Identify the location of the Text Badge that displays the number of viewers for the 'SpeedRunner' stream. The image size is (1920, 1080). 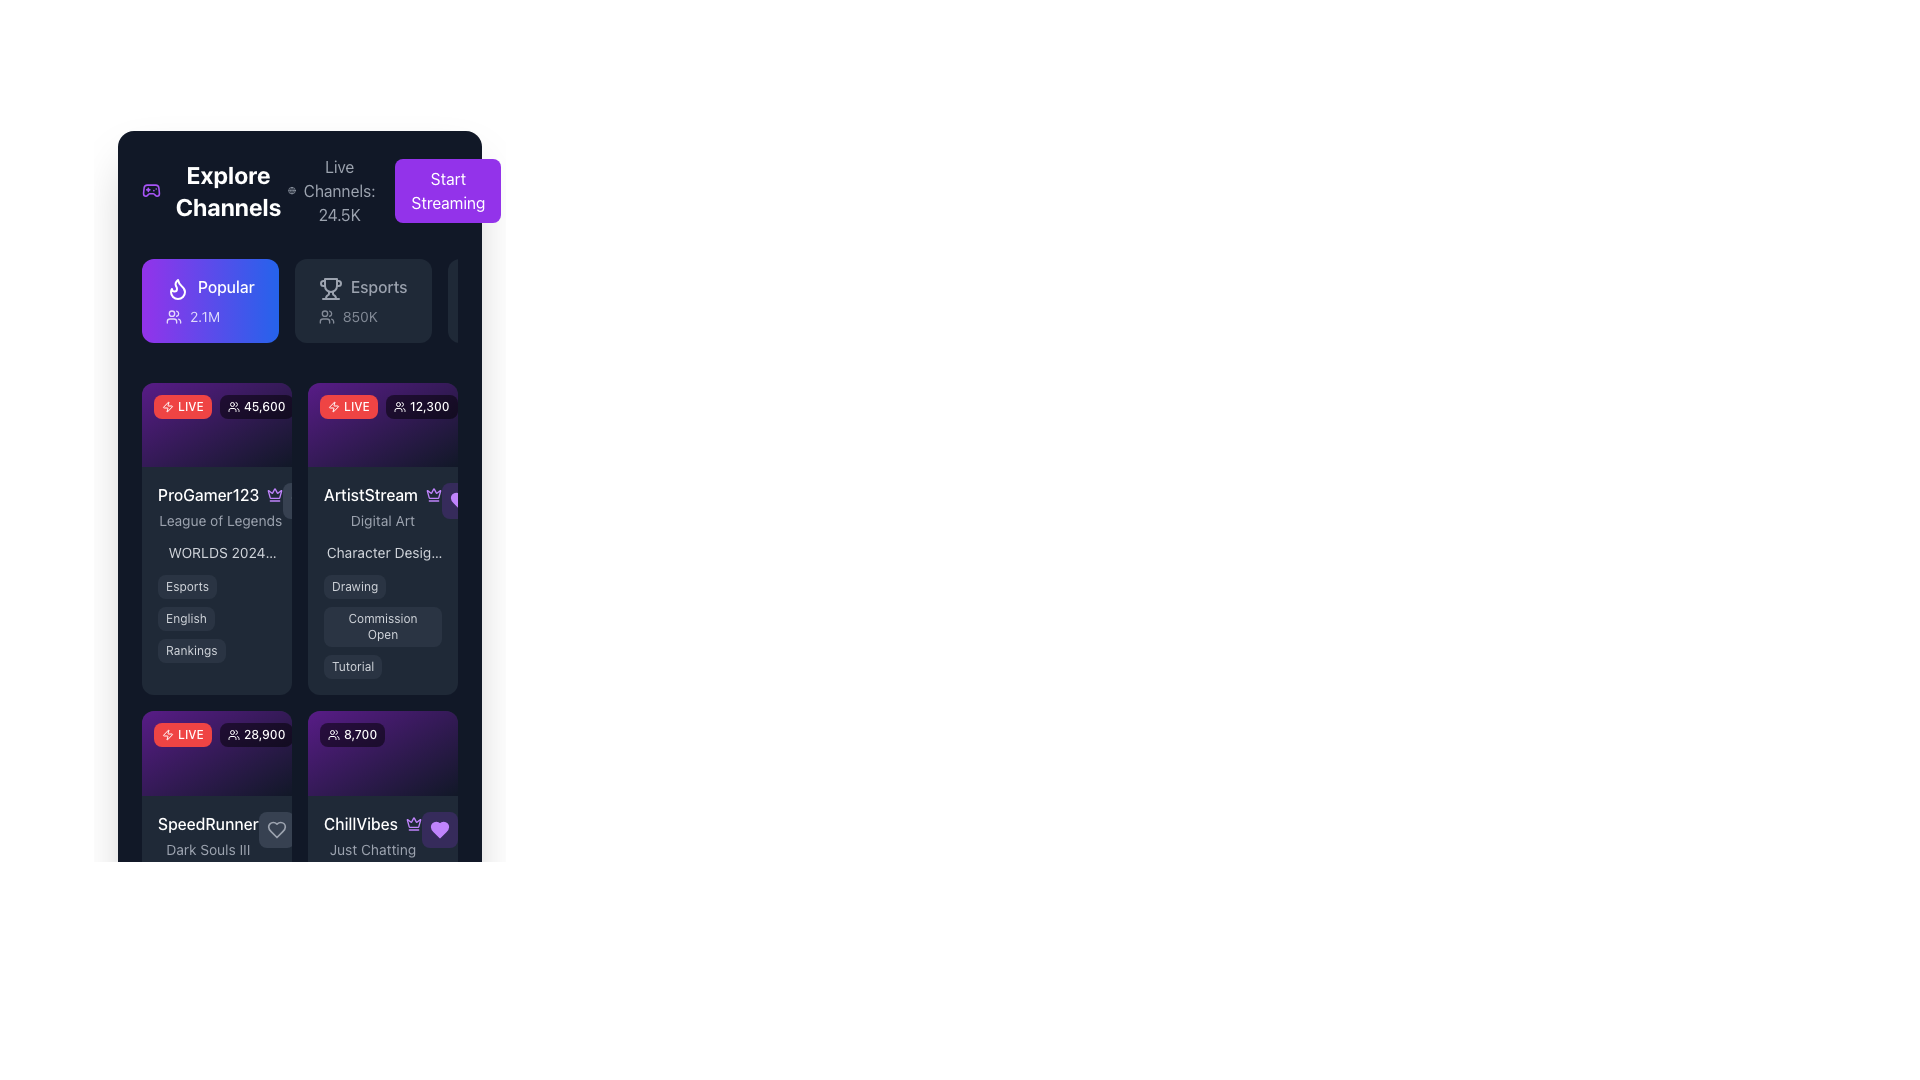
(255, 735).